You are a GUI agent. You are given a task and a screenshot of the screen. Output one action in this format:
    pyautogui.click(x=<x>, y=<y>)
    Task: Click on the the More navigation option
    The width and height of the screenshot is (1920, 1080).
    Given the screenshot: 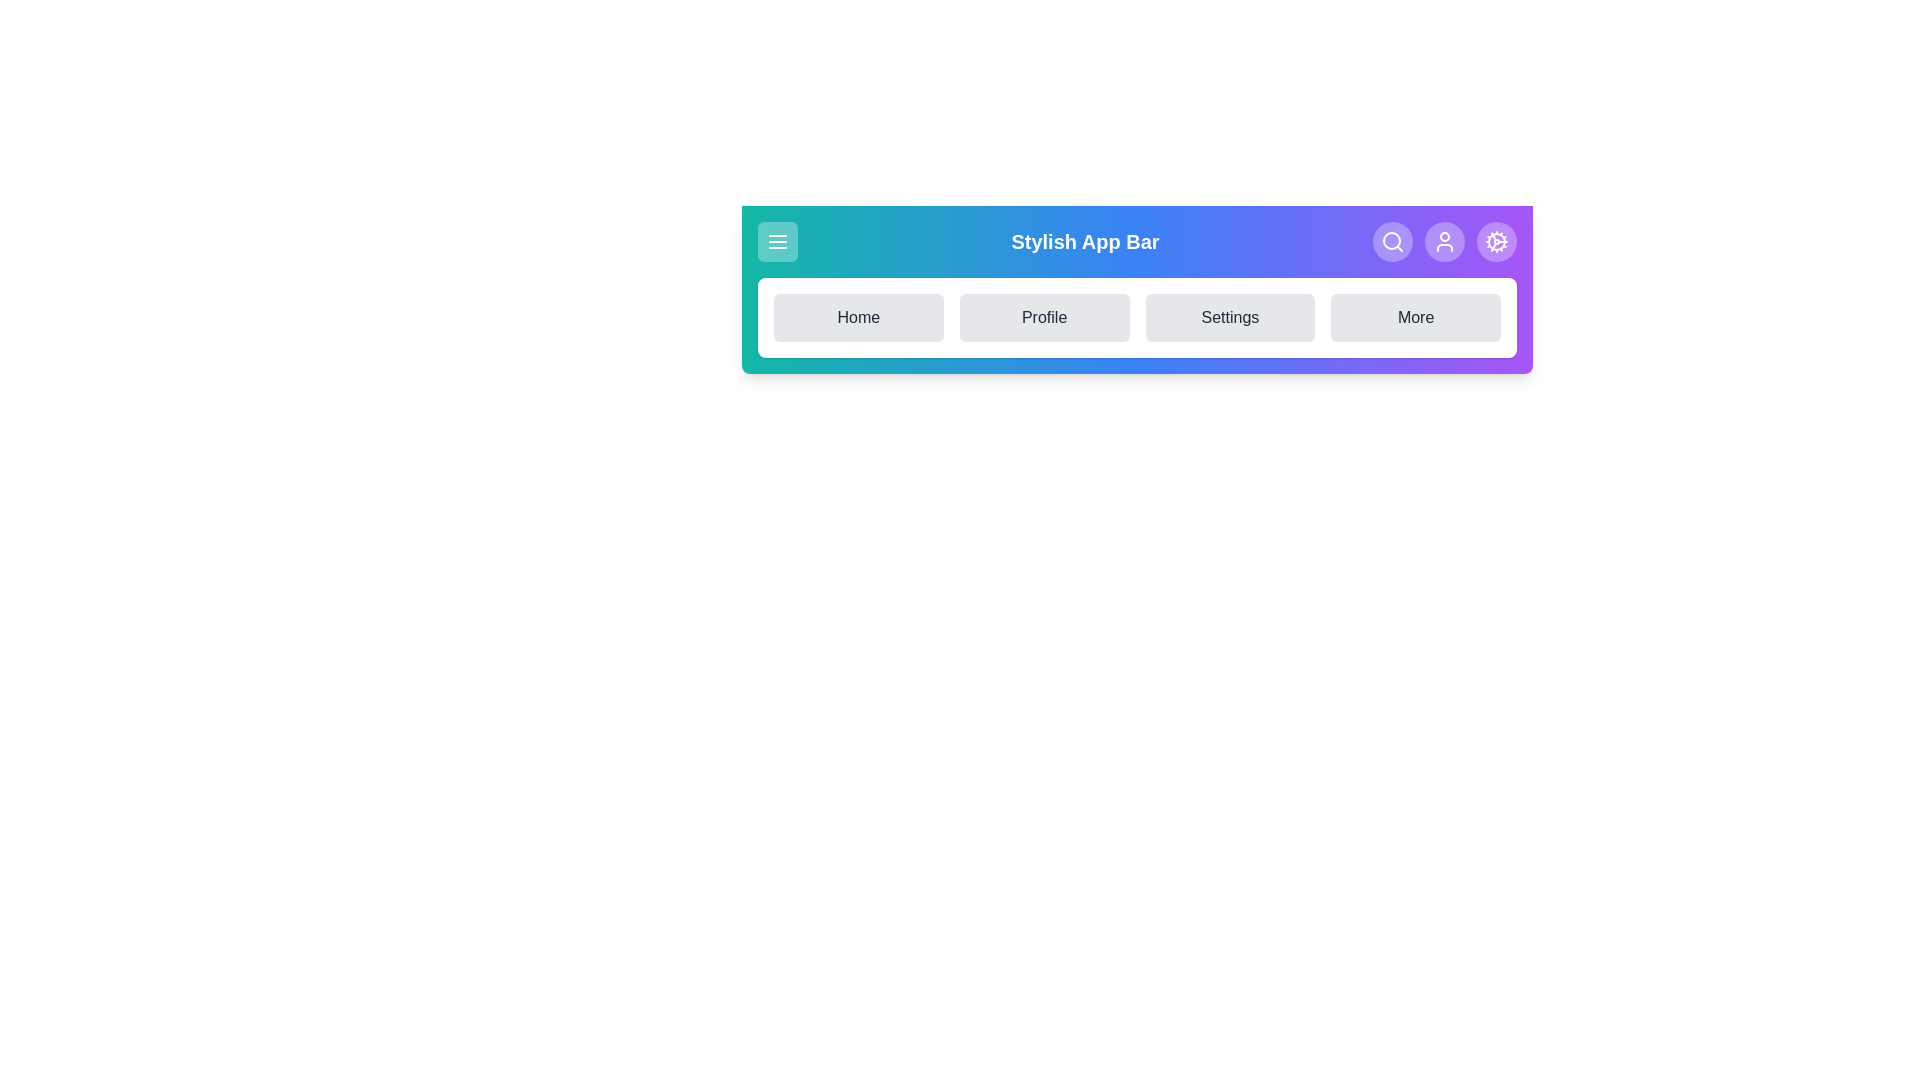 What is the action you would take?
    pyautogui.click(x=1415, y=316)
    